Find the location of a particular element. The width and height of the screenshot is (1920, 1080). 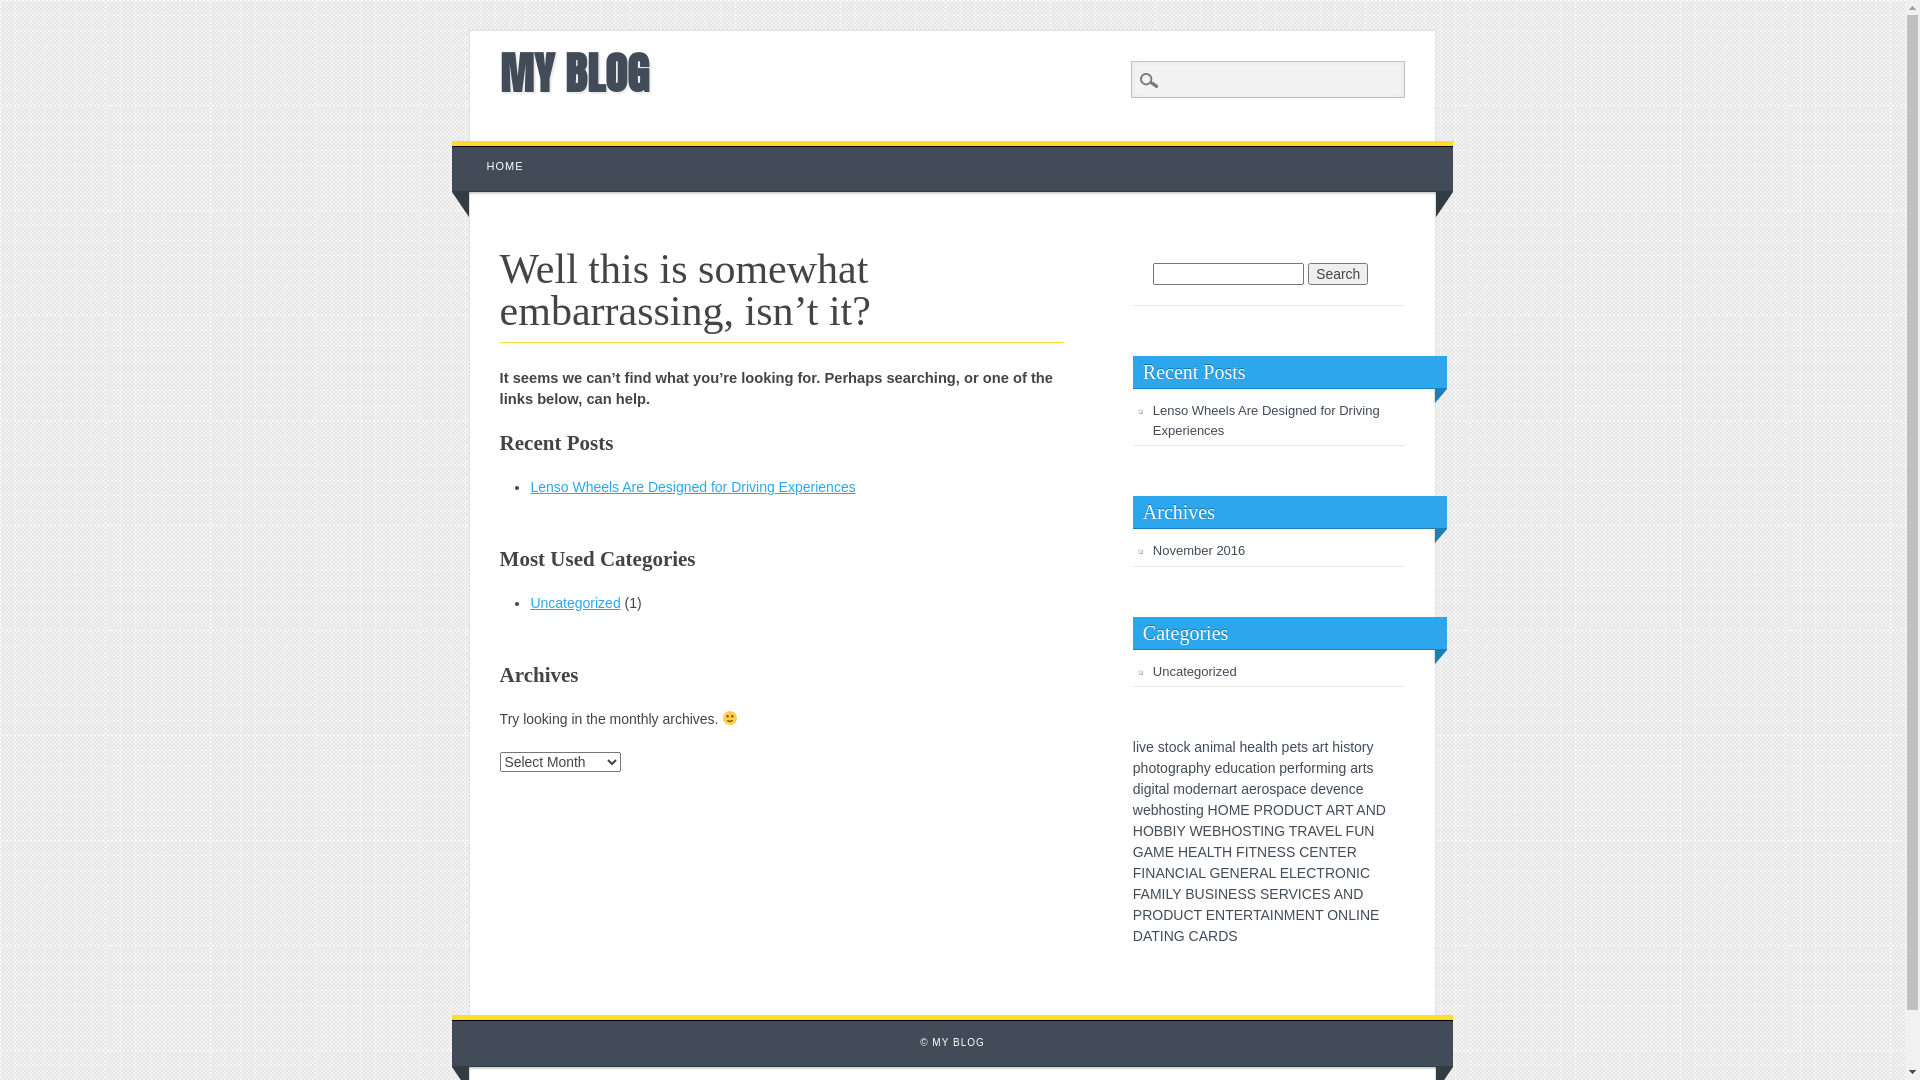

'r' is located at coordinates (1363, 747).